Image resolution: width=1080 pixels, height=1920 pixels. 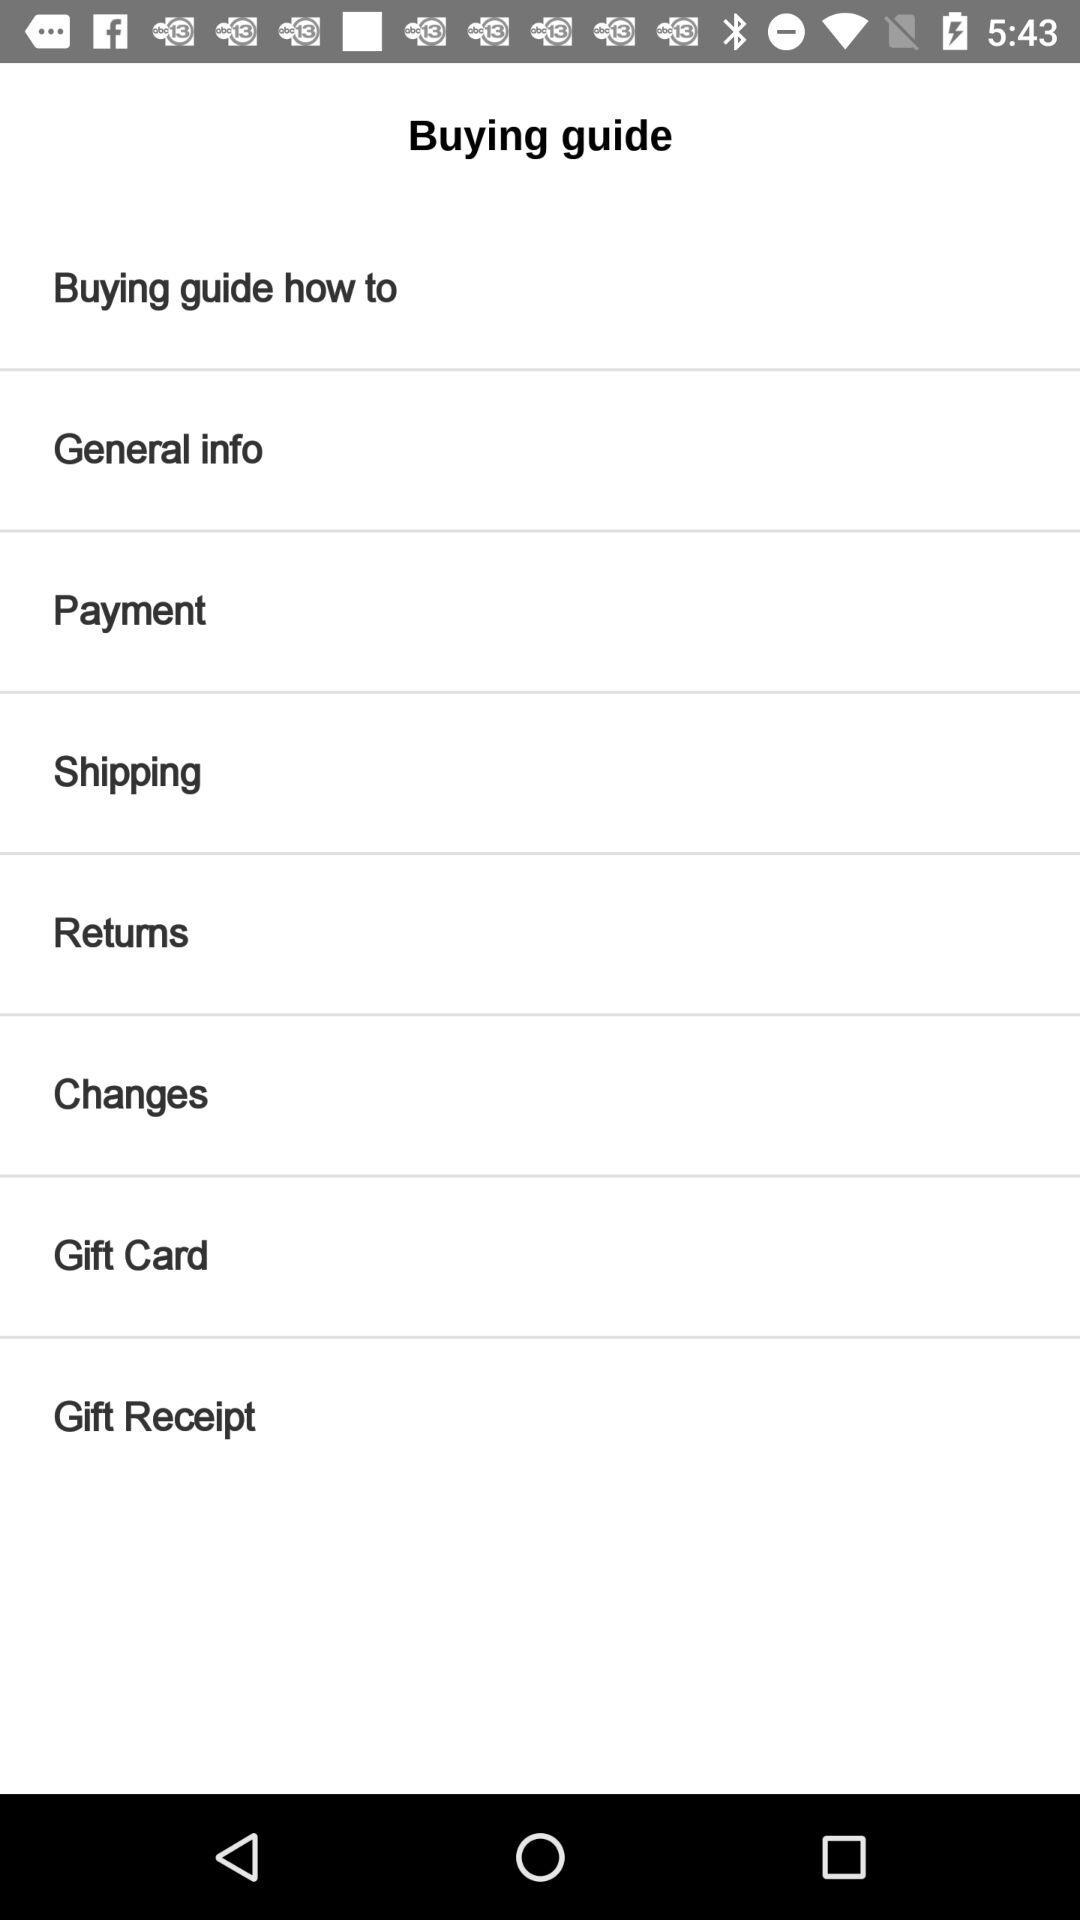 What do you see at coordinates (540, 1094) in the screenshot?
I see `the item above the gift card` at bounding box center [540, 1094].